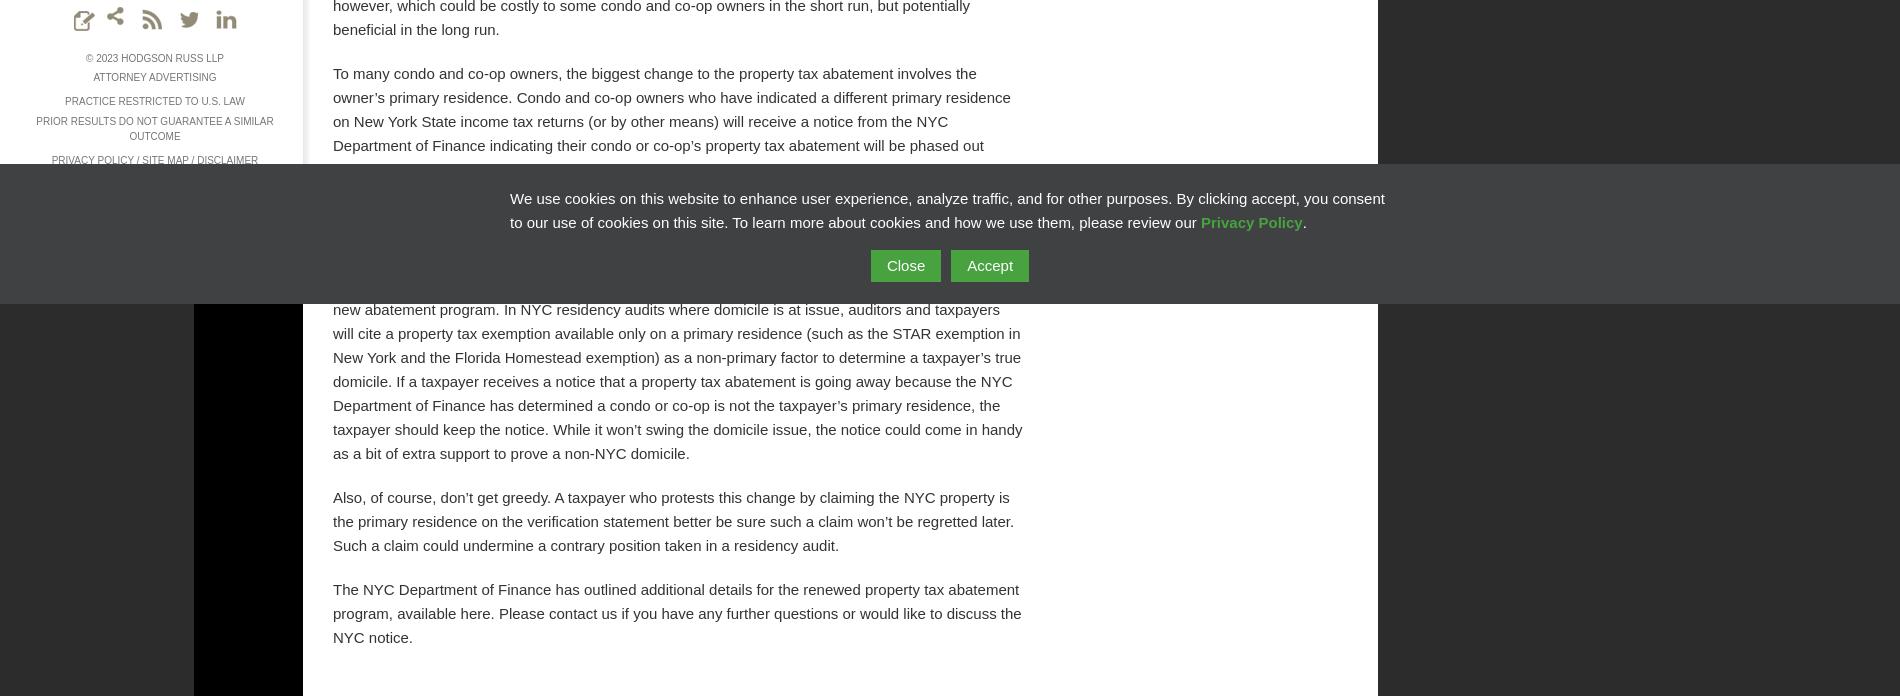  Describe the element at coordinates (227, 159) in the screenshot. I see `'Disclaimer'` at that location.